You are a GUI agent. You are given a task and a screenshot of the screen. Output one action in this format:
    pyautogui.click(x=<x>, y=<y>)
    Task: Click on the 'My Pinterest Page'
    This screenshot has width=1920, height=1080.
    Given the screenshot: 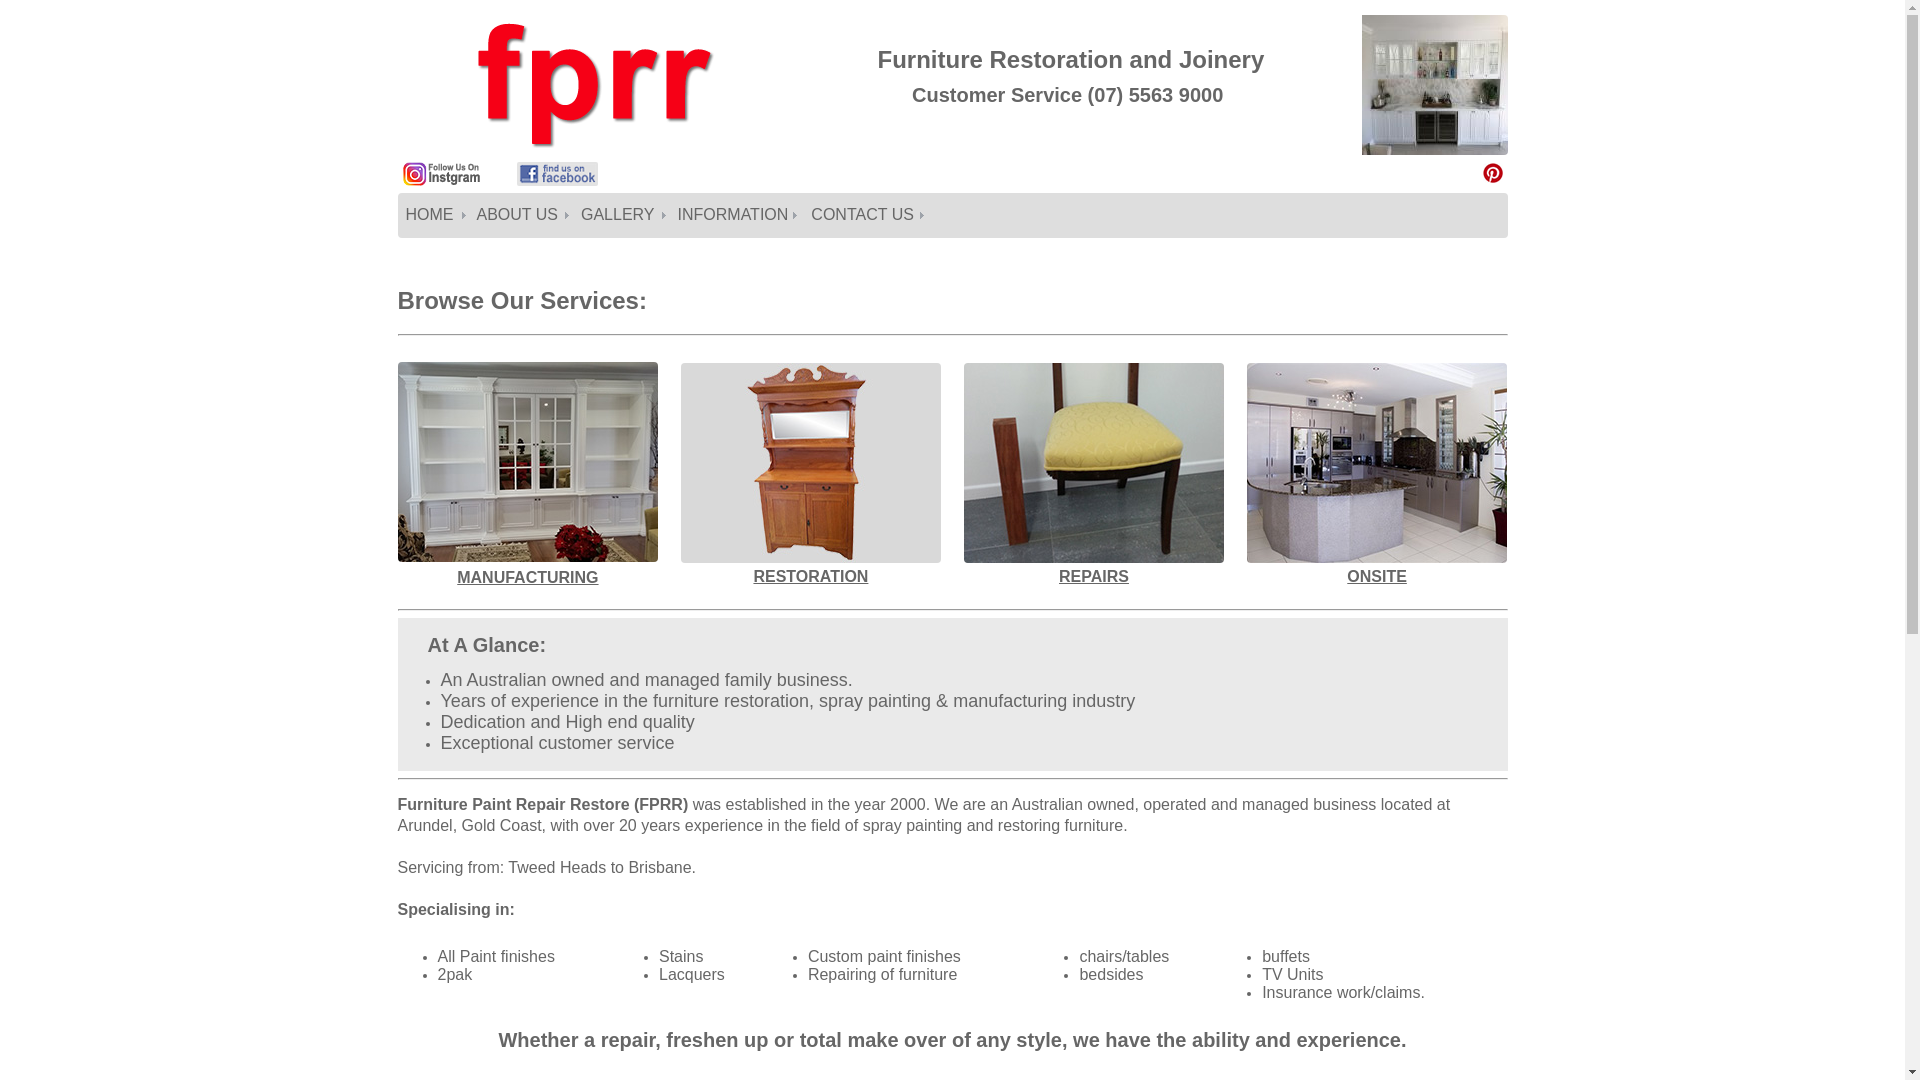 What is the action you would take?
    pyautogui.click(x=1492, y=172)
    